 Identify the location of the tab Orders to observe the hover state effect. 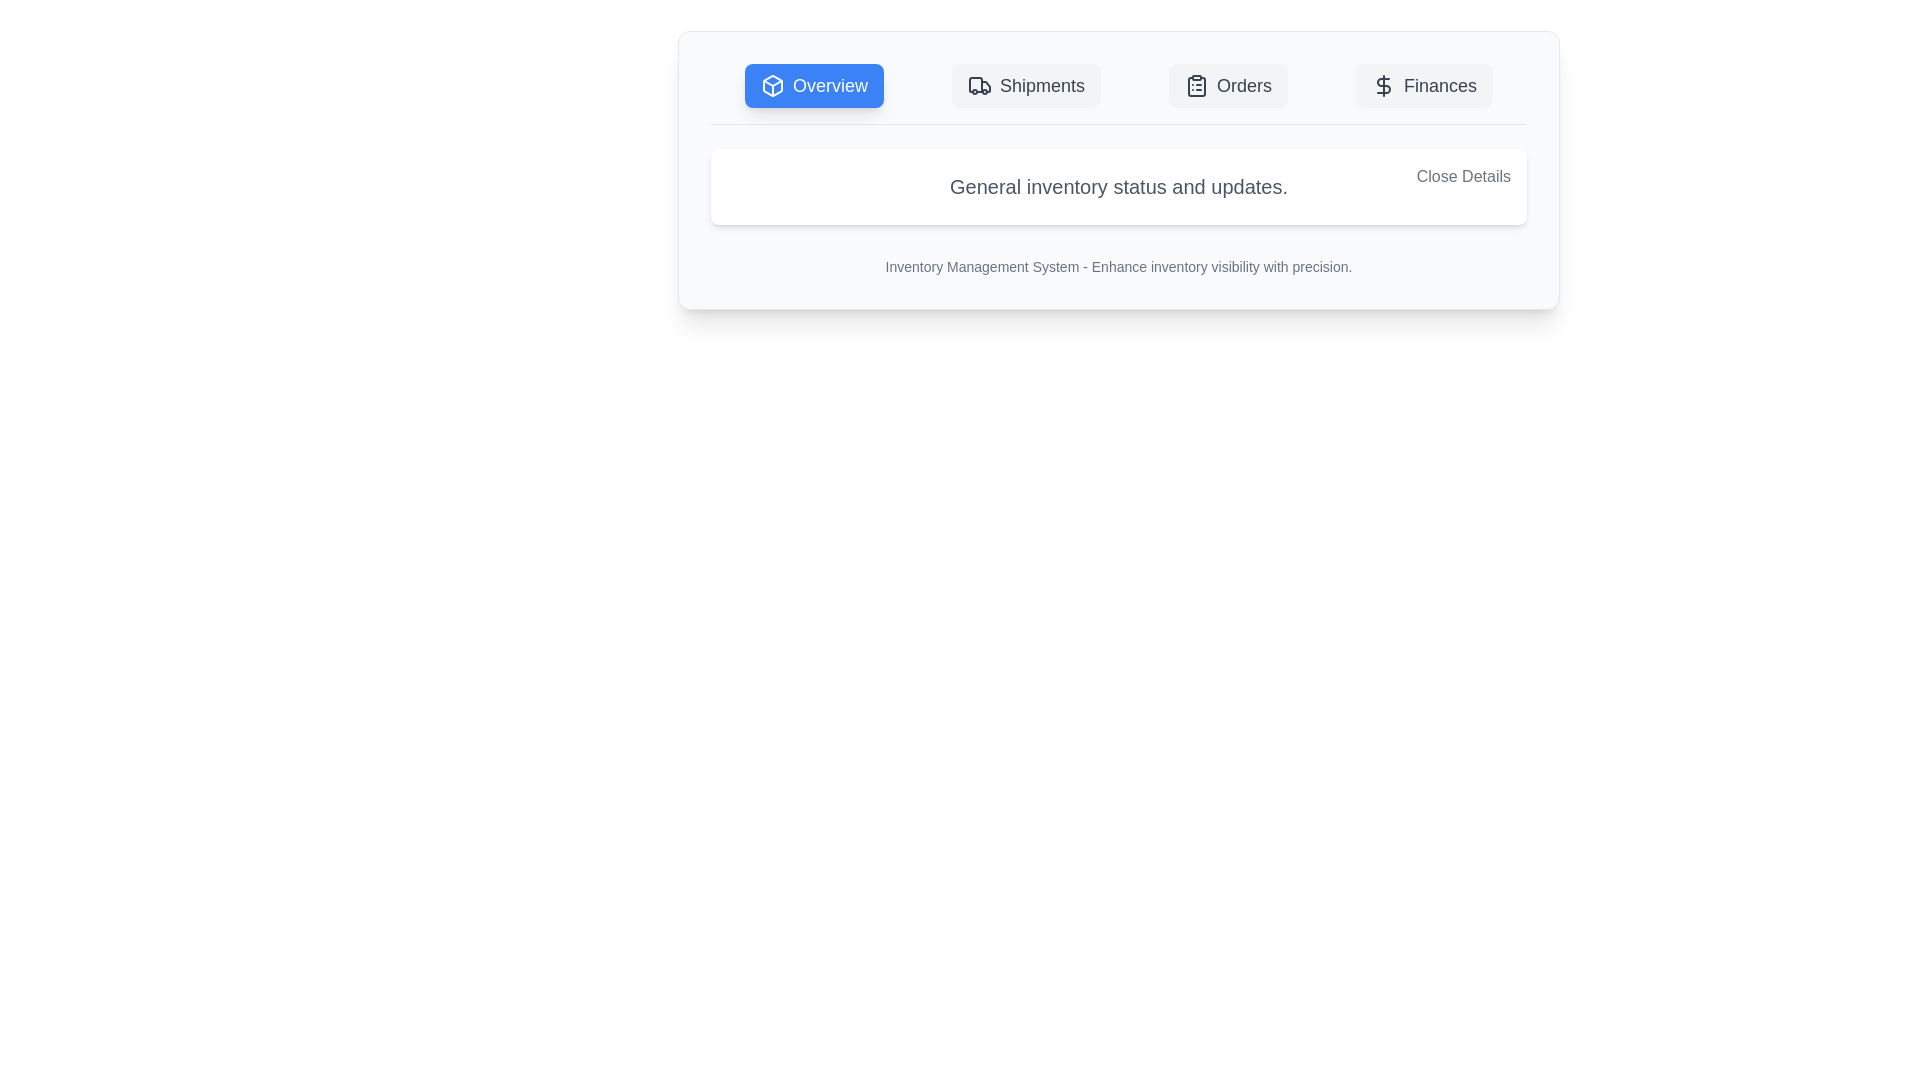
(1227, 84).